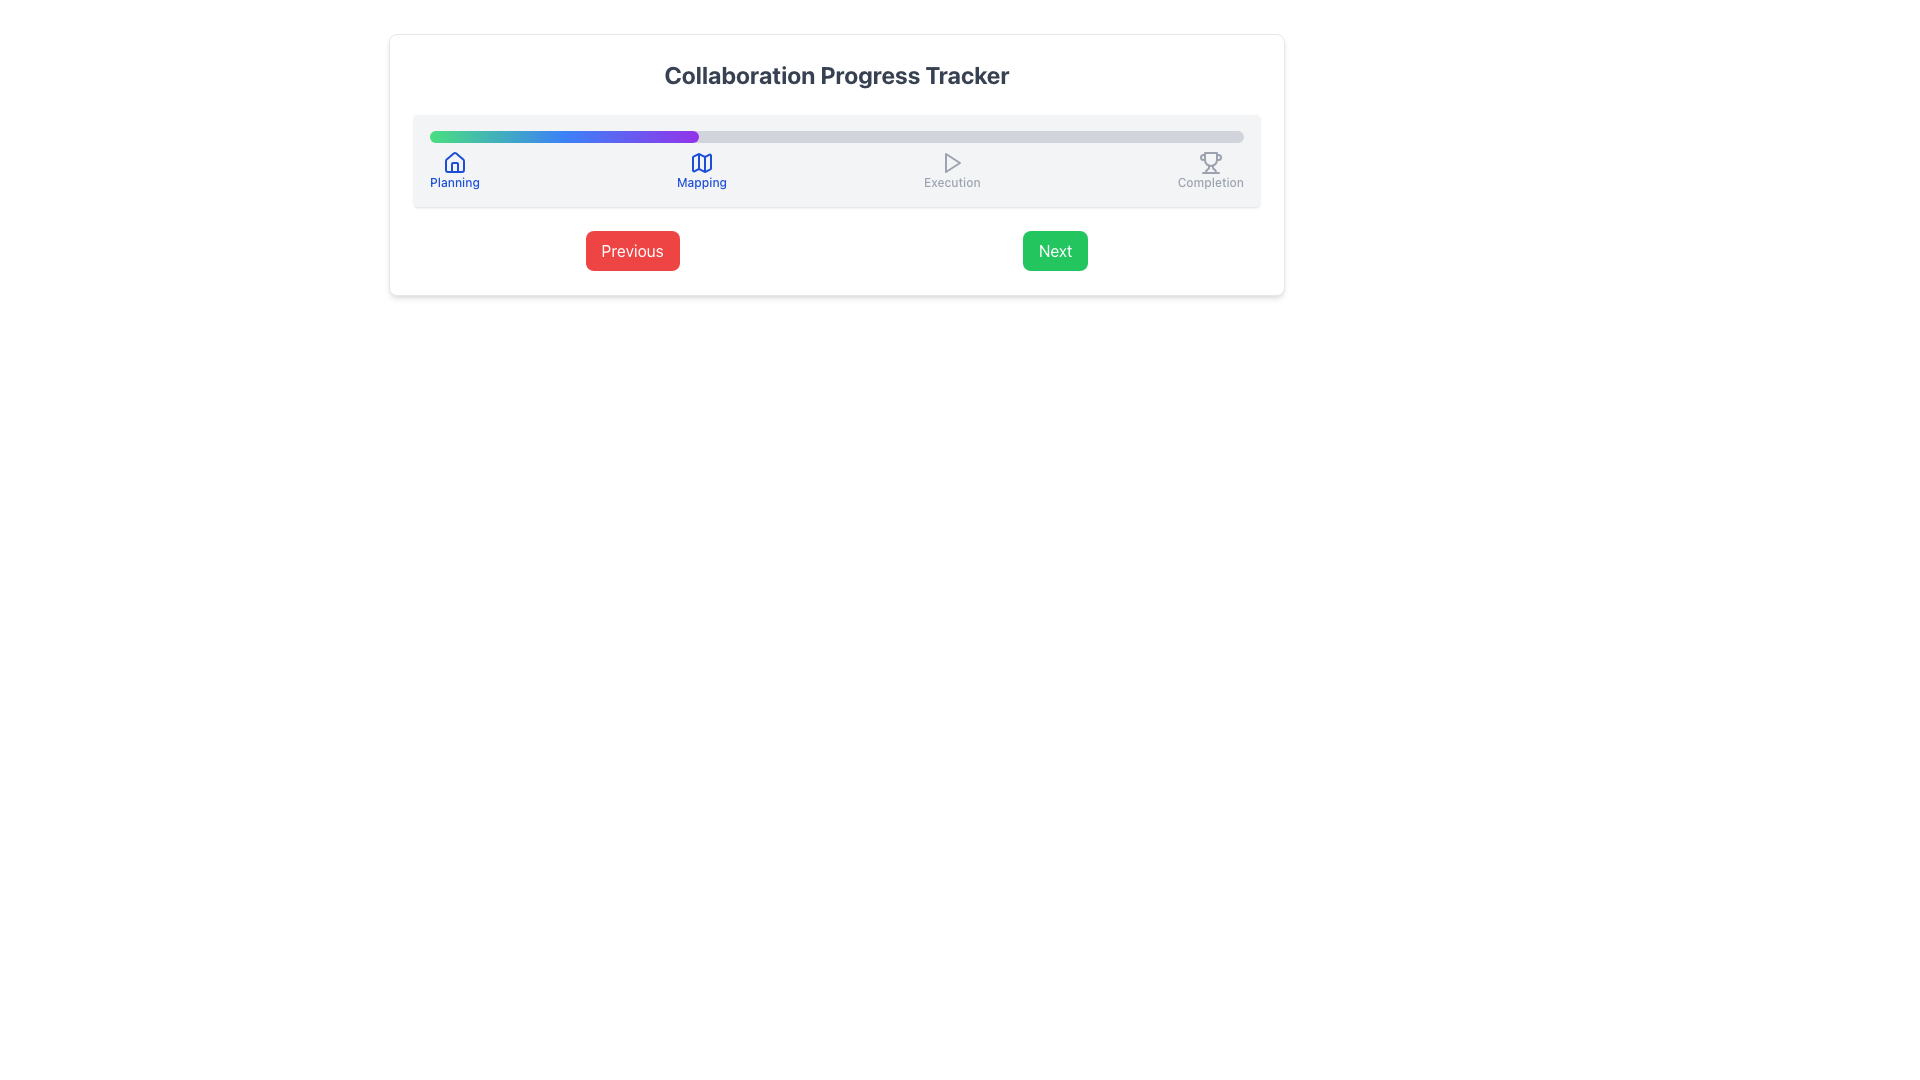  Describe the element at coordinates (701, 161) in the screenshot. I see `the stylized map icon with fold lines, which is the second icon from the left under the progress tracker, representing the 'Mapping' stage` at that location.